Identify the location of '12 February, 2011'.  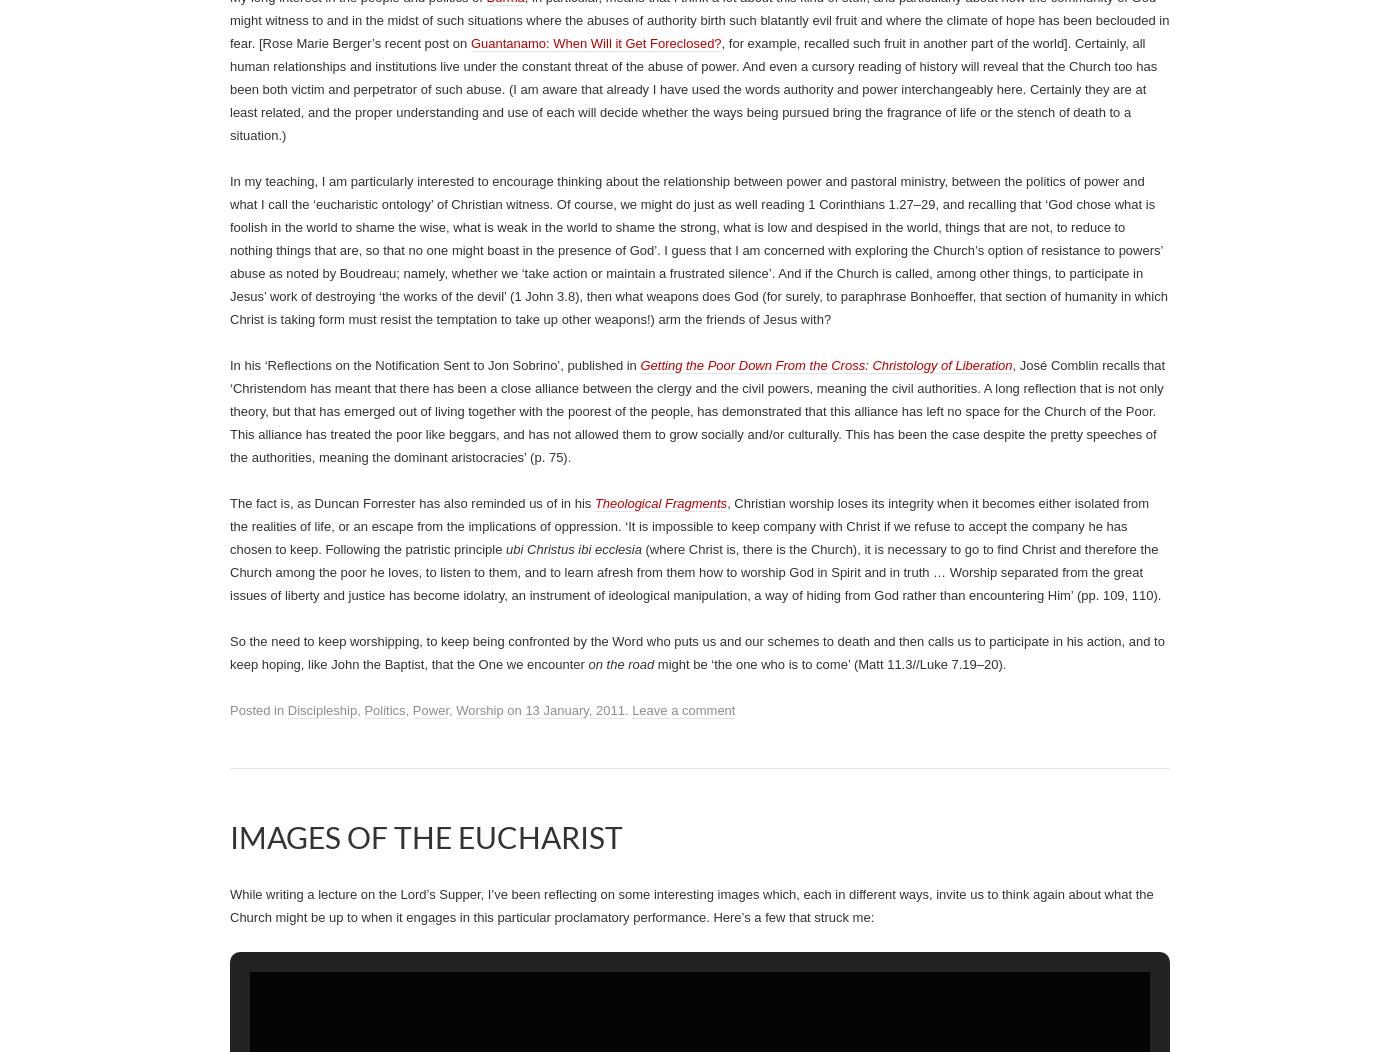
(979, 327).